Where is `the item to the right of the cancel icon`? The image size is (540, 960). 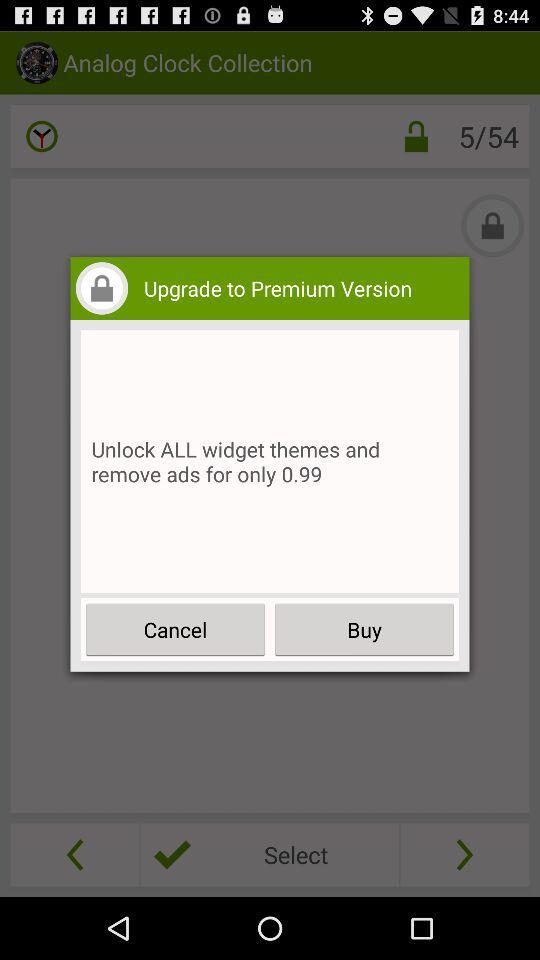 the item to the right of the cancel icon is located at coordinates (363, 628).